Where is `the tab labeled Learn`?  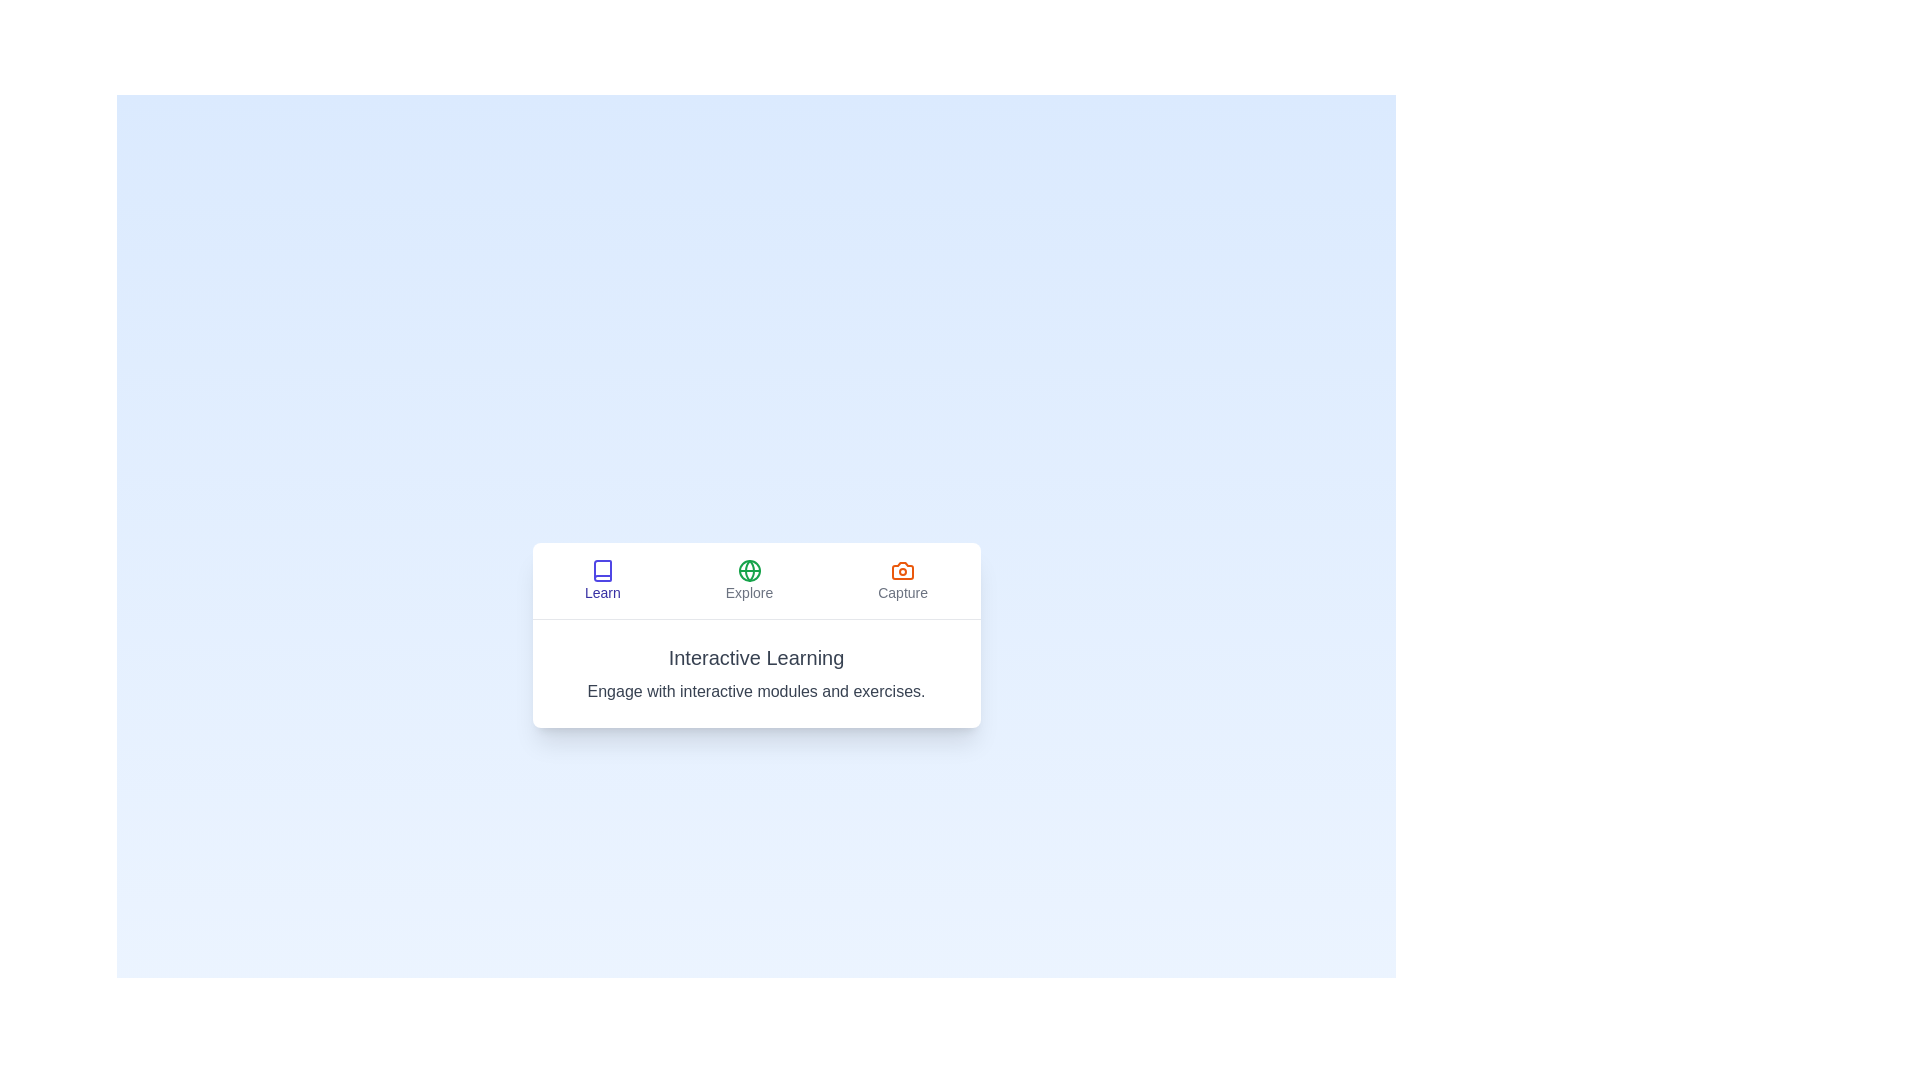
the tab labeled Learn is located at coordinates (601, 580).